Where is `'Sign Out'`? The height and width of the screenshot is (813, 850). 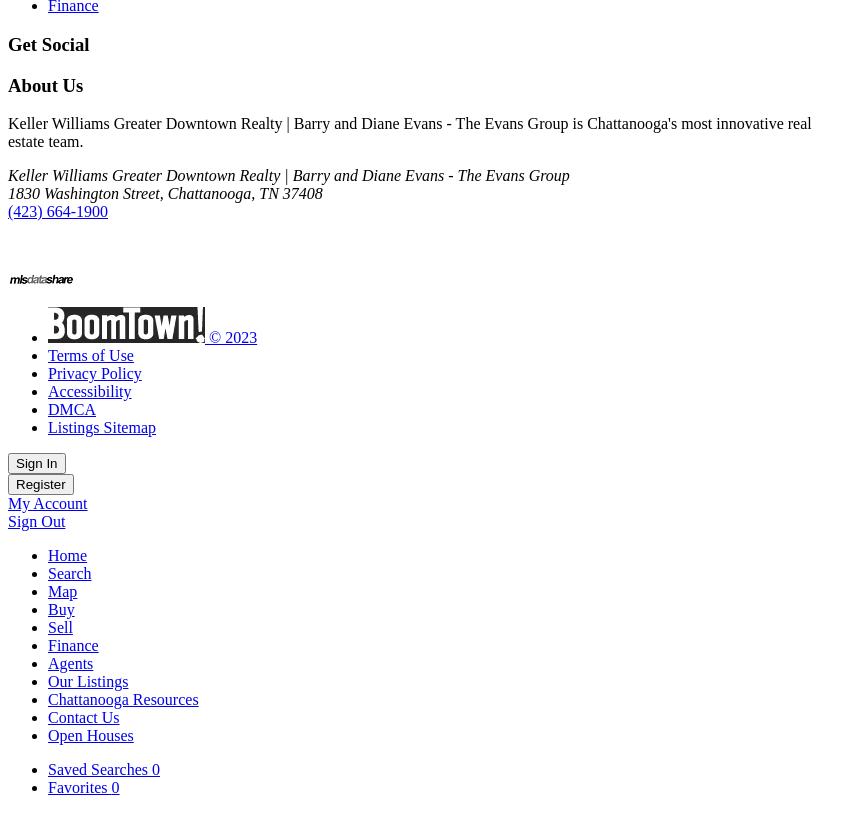 'Sign Out' is located at coordinates (35, 521).